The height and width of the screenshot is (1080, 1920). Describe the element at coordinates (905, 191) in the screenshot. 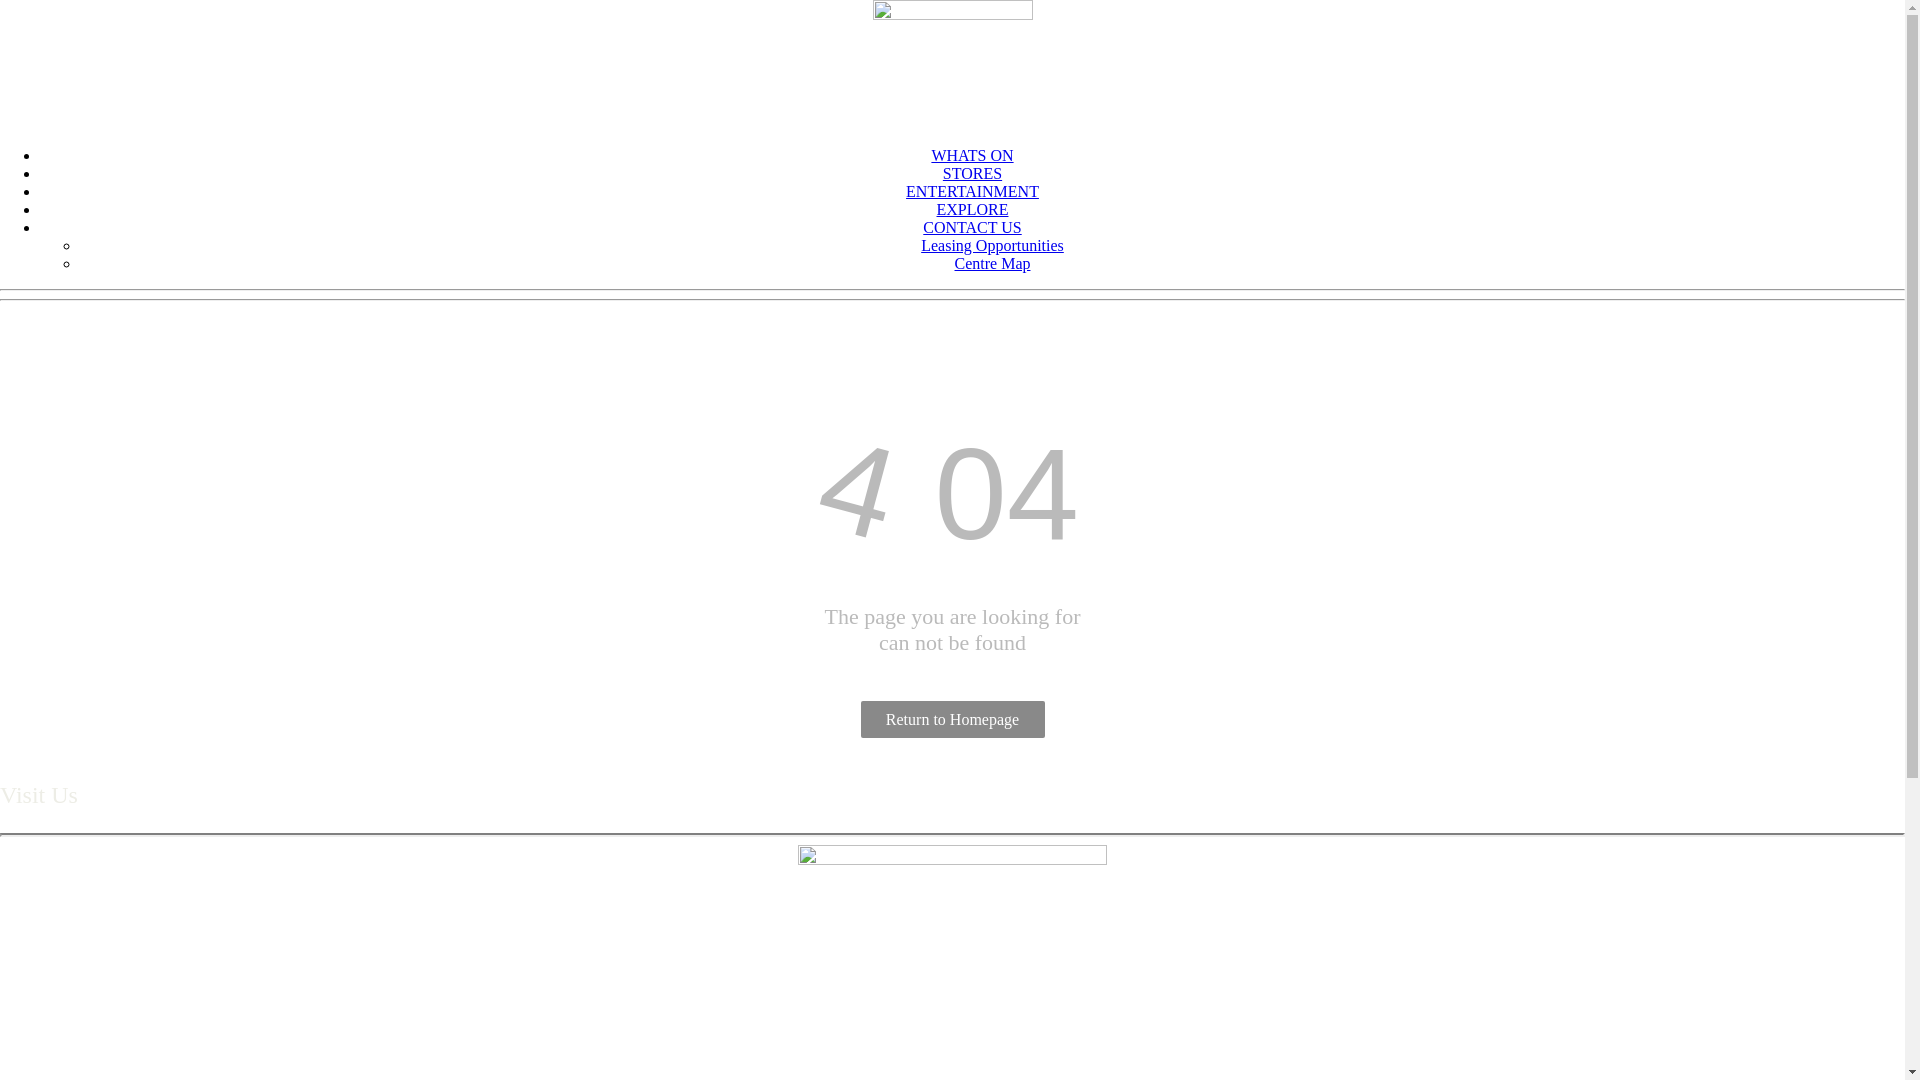

I see `'ENTERTAINMENT'` at that location.